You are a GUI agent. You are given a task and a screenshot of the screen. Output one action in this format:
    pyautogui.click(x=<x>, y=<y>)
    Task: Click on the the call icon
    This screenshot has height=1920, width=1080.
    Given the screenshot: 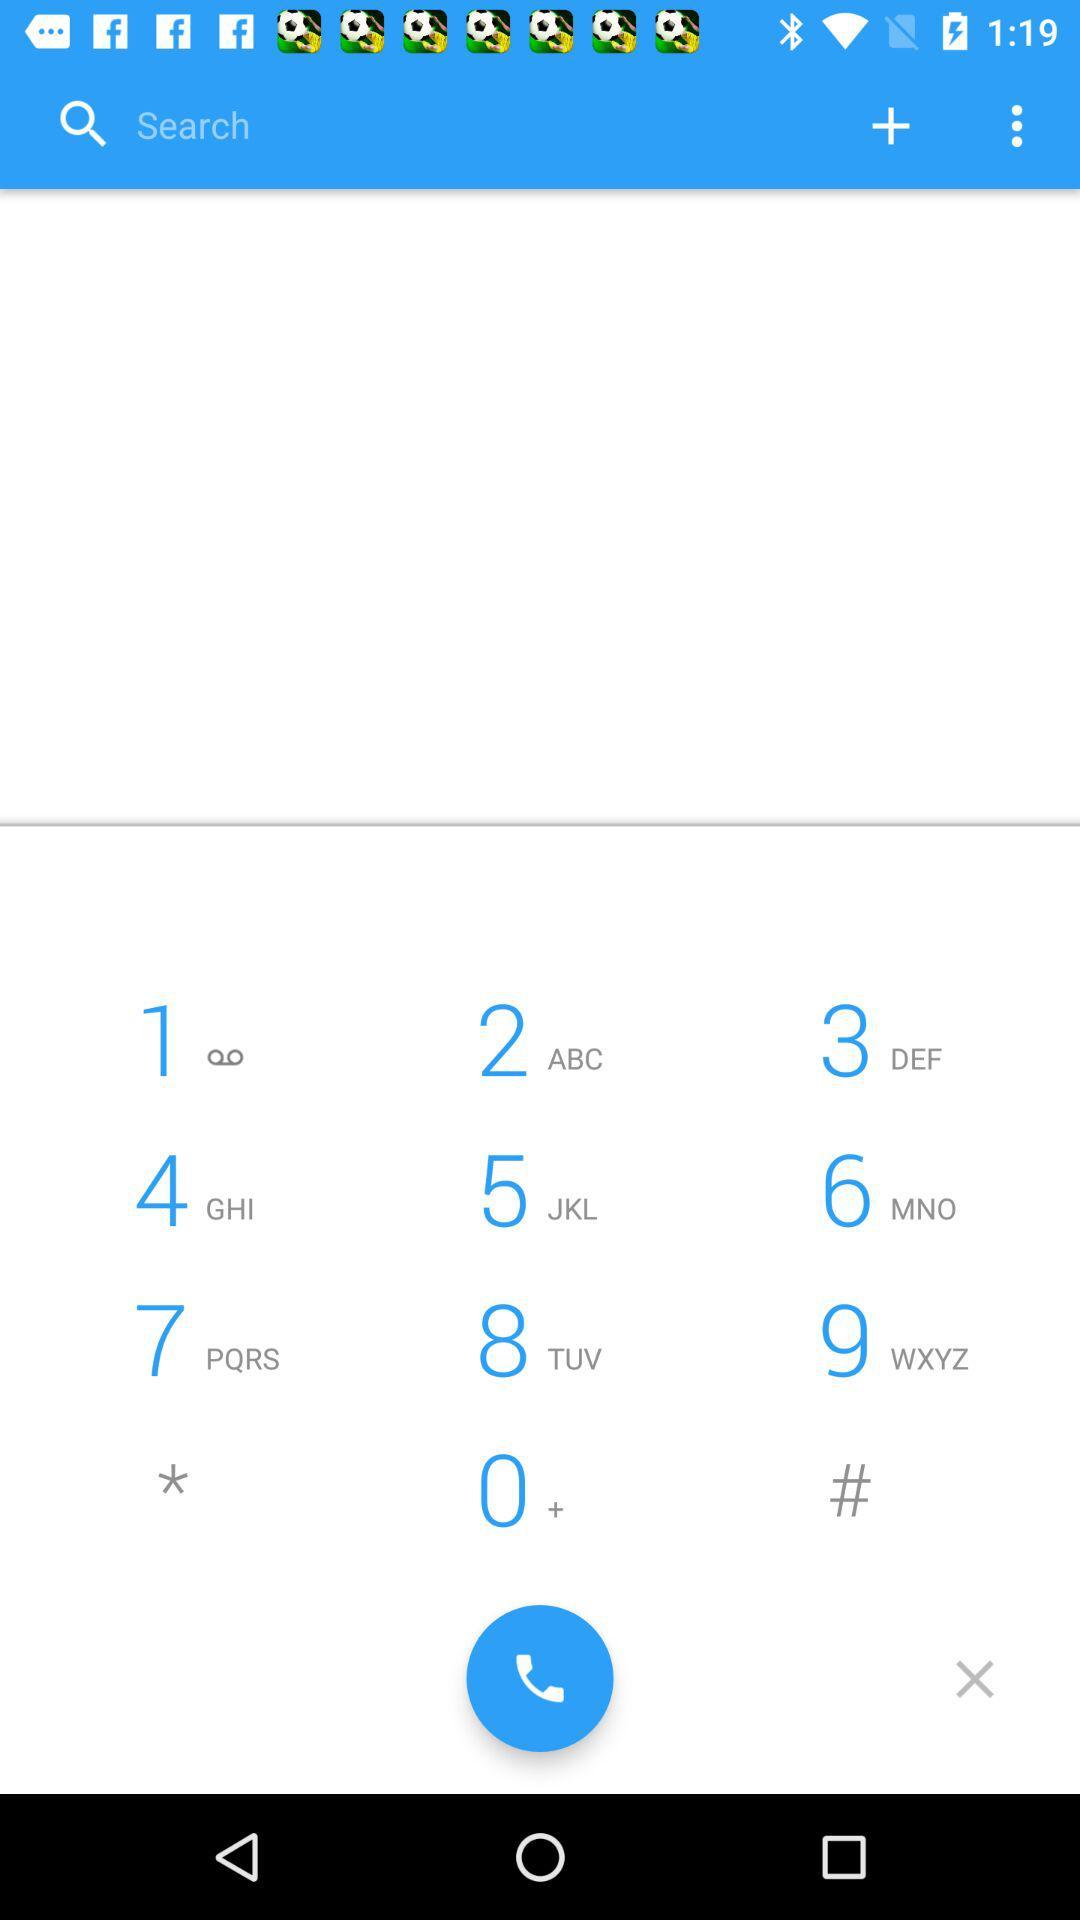 What is the action you would take?
    pyautogui.click(x=540, y=1678)
    